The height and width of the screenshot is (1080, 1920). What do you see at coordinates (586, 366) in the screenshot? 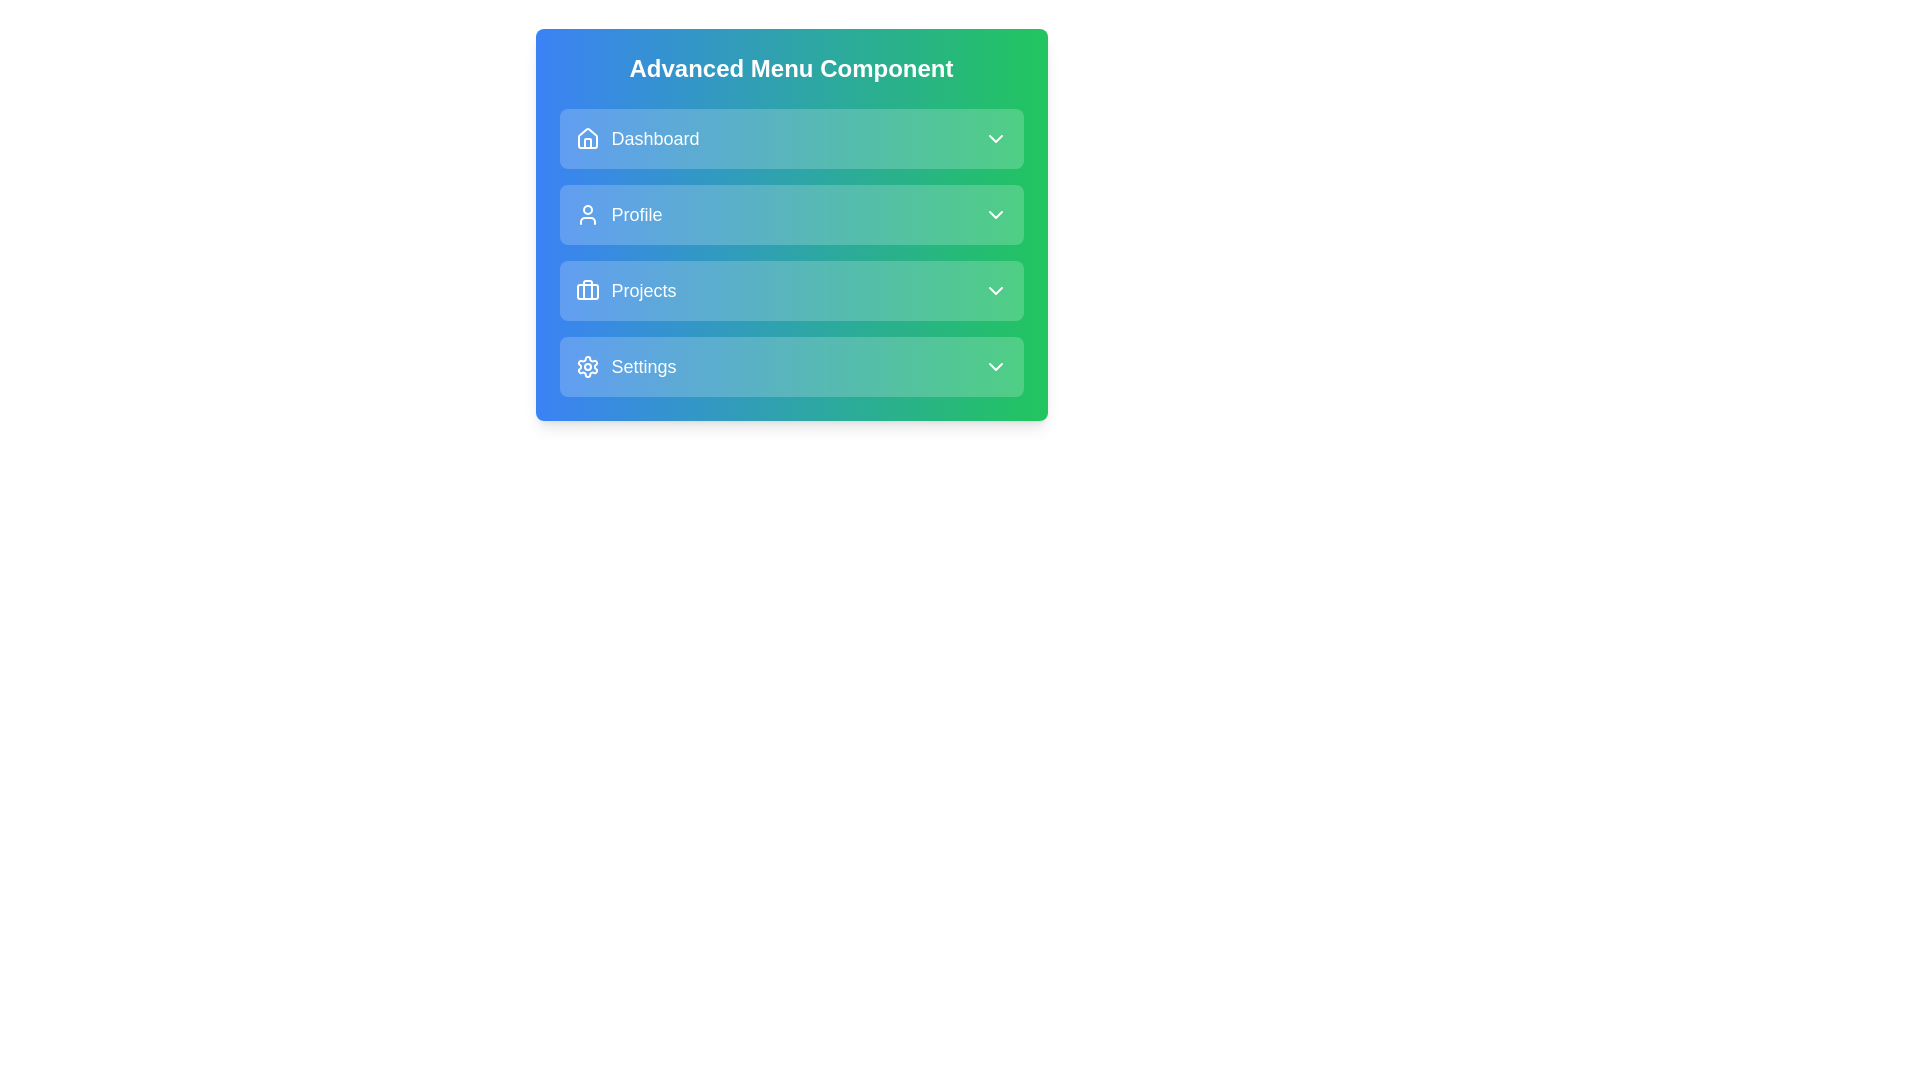
I see `the gear-shaped icon representing settings, located to the left of the 'Settings' menu item` at bounding box center [586, 366].